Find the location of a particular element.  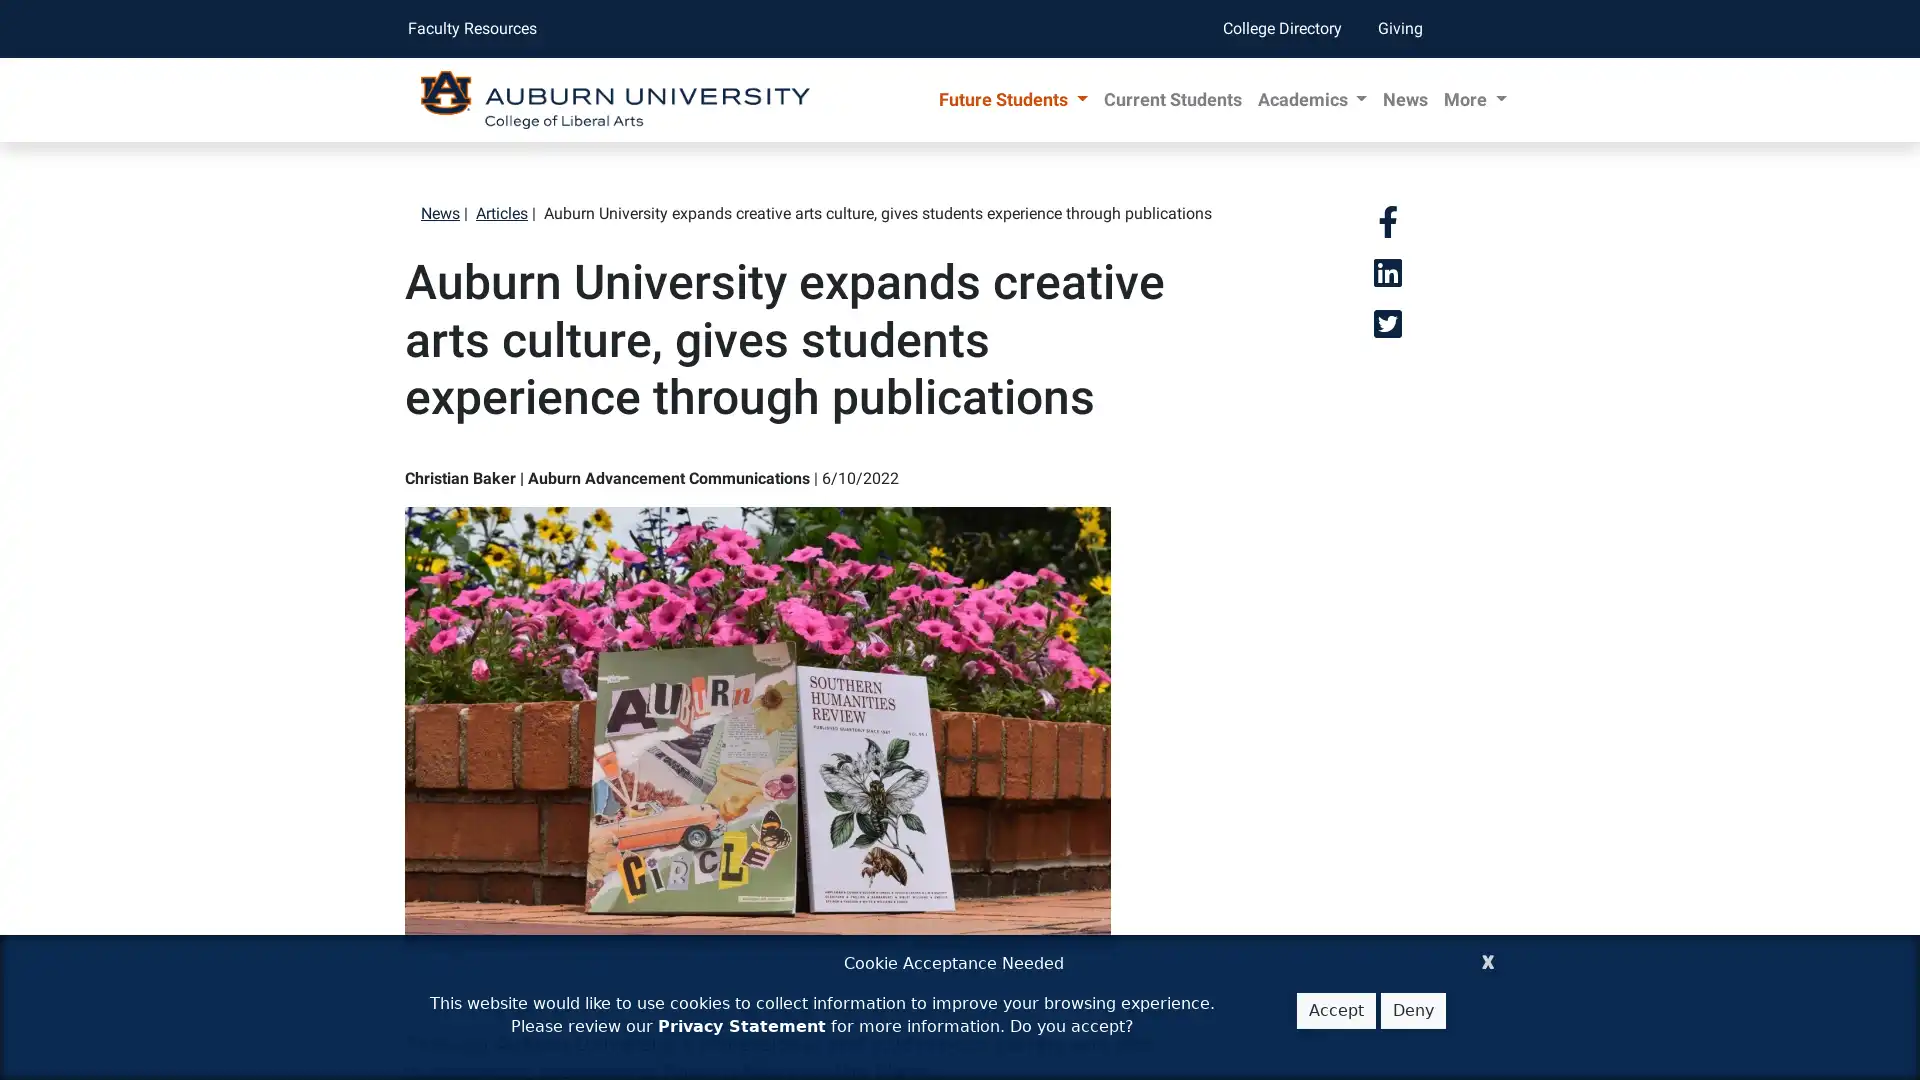

Accept is located at coordinates (1336, 1010).